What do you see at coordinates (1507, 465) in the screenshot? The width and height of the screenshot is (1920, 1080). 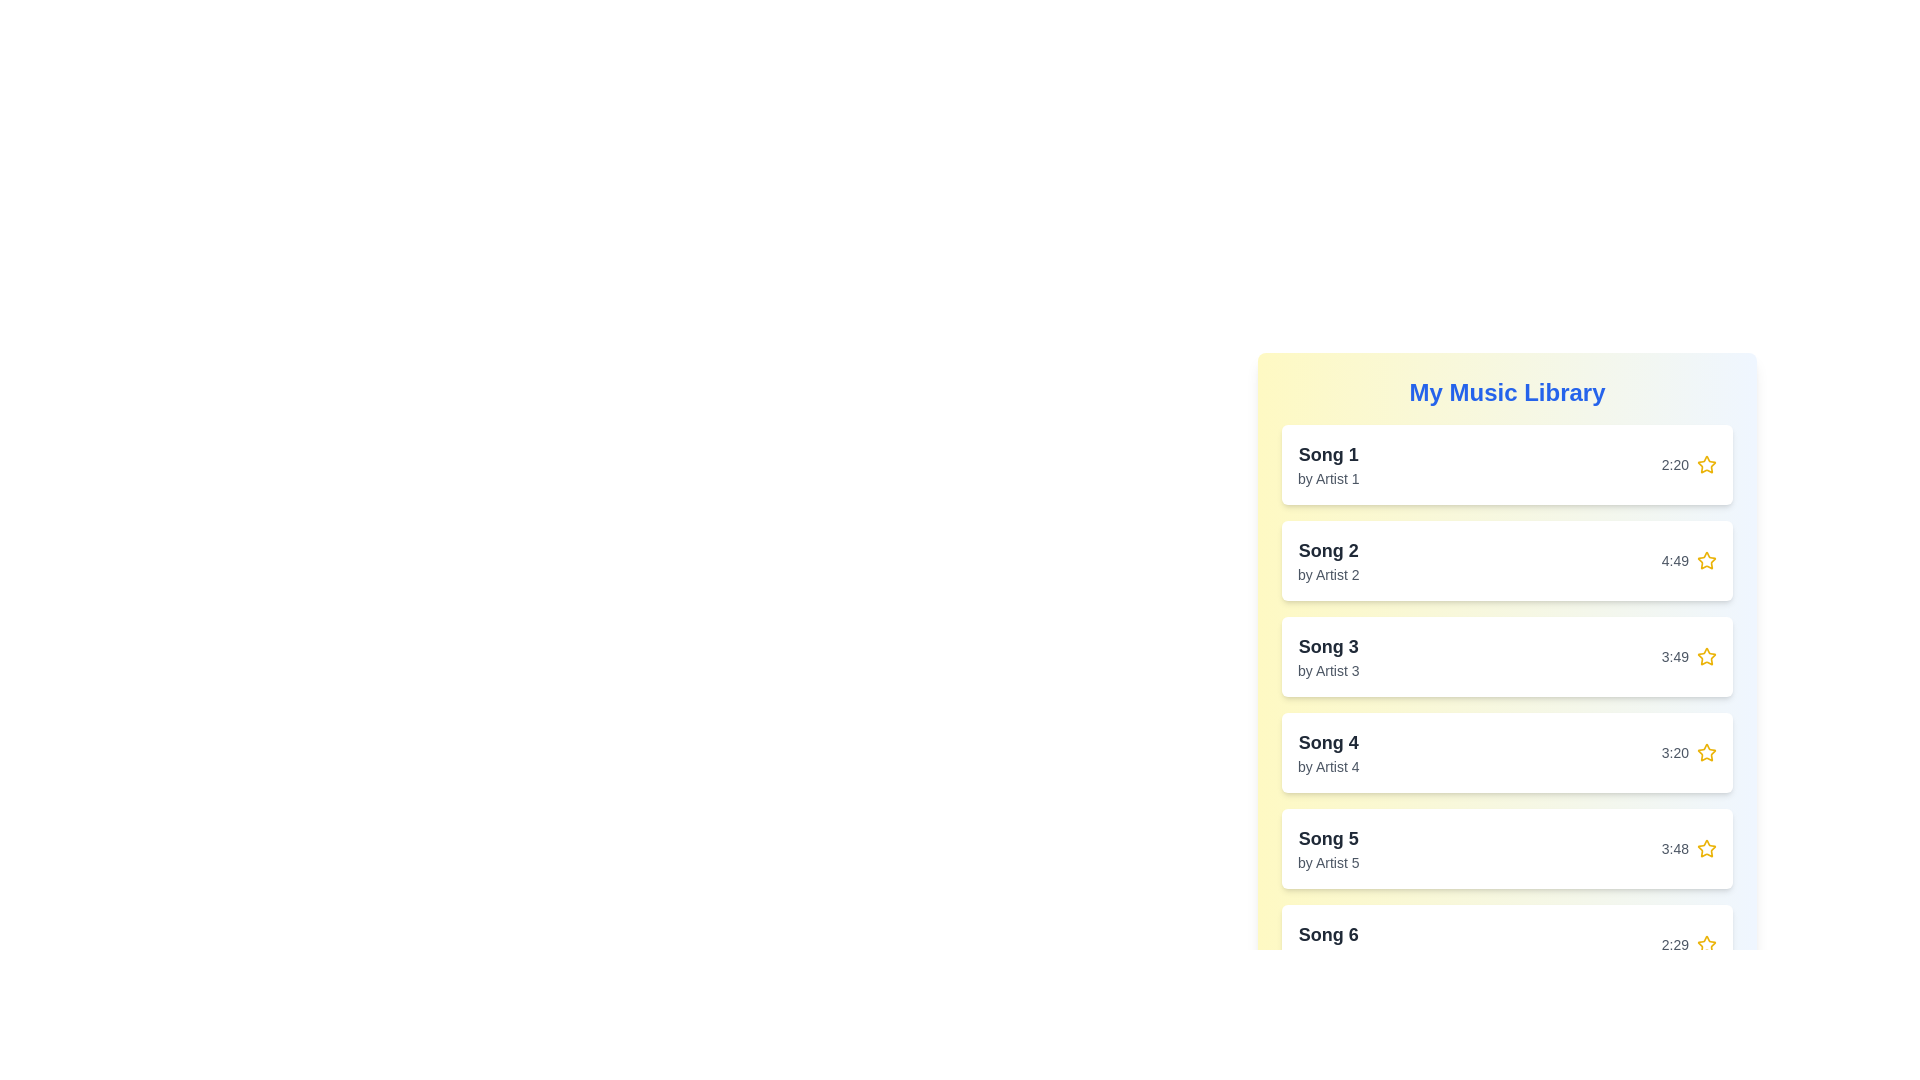 I see `the List item card titled 'Song 1' with the subtitle 'by Artist 1' and the duration '2:20' on the right, which is the first card in the vertical music list` at bounding box center [1507, 465].